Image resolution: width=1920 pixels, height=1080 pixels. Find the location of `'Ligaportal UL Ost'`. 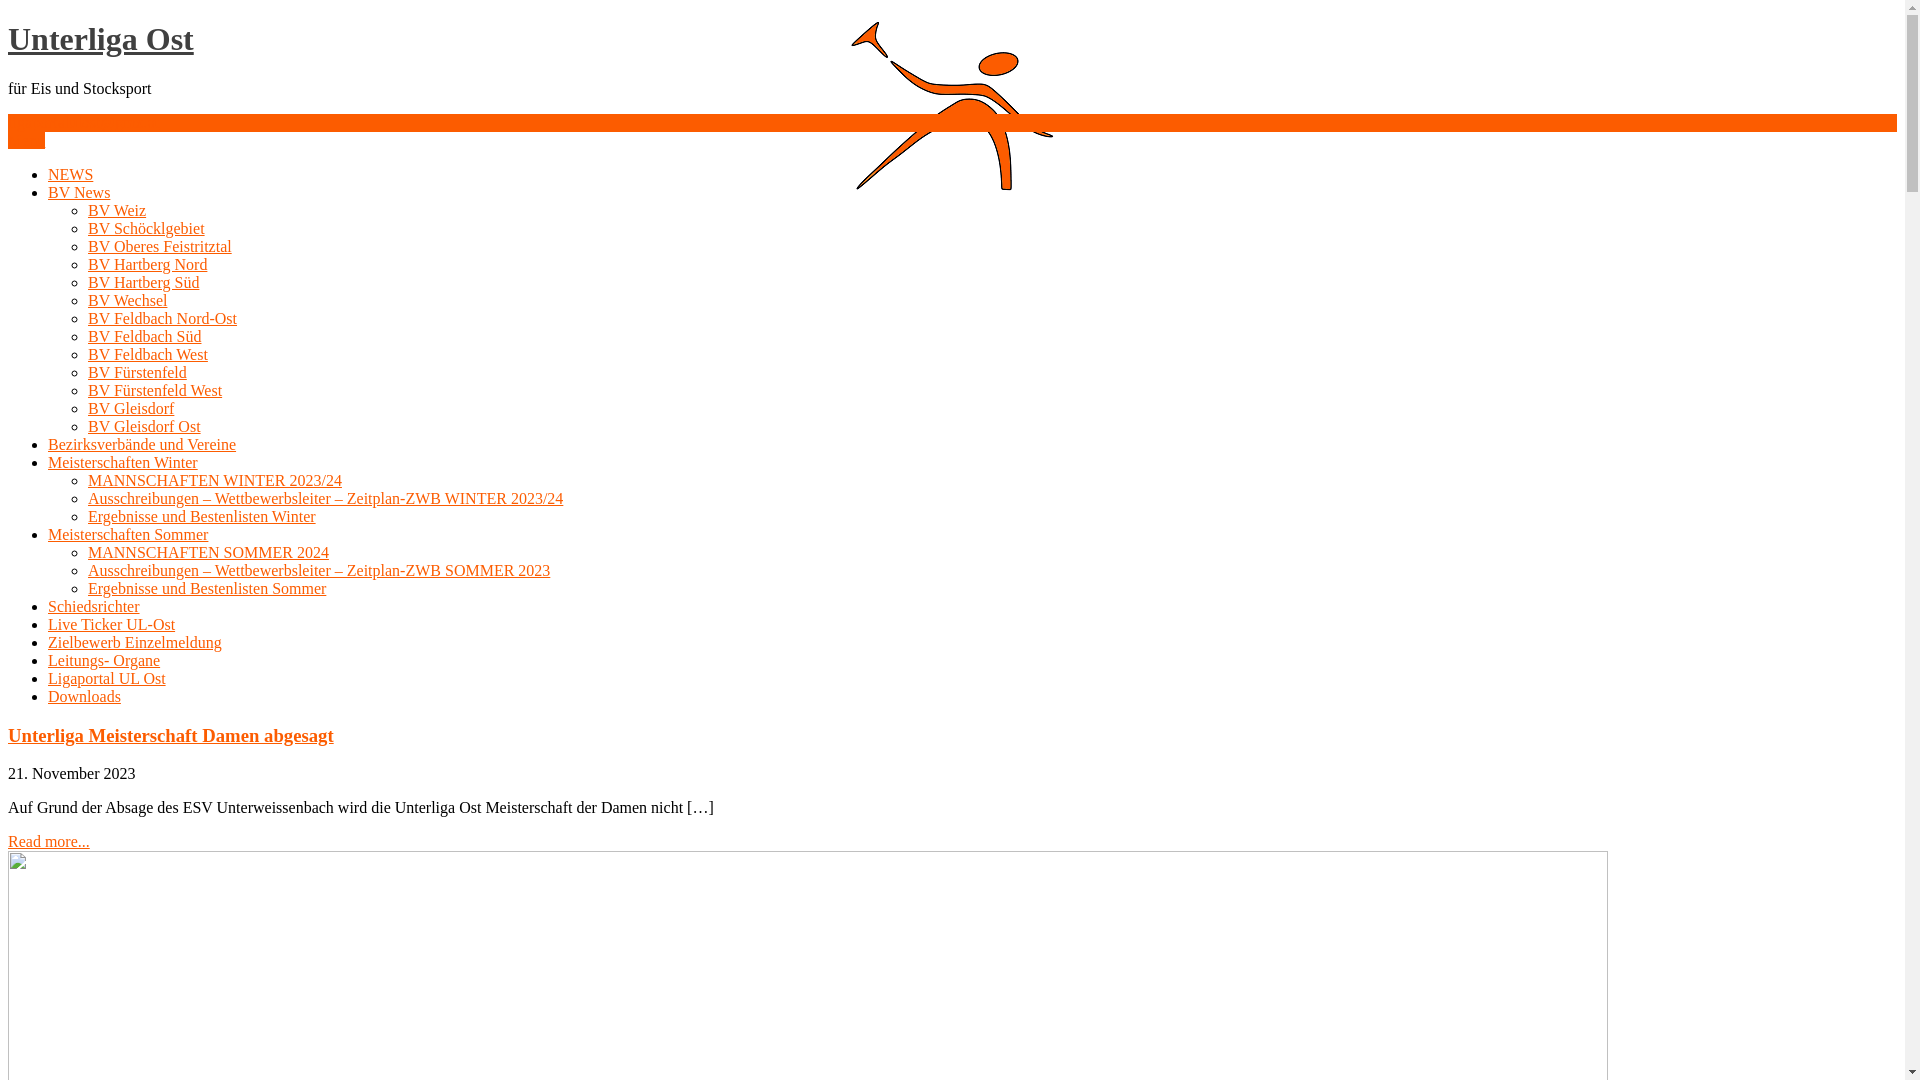

'Ligaportal UL Ost' is located at coordinates (105, 677).